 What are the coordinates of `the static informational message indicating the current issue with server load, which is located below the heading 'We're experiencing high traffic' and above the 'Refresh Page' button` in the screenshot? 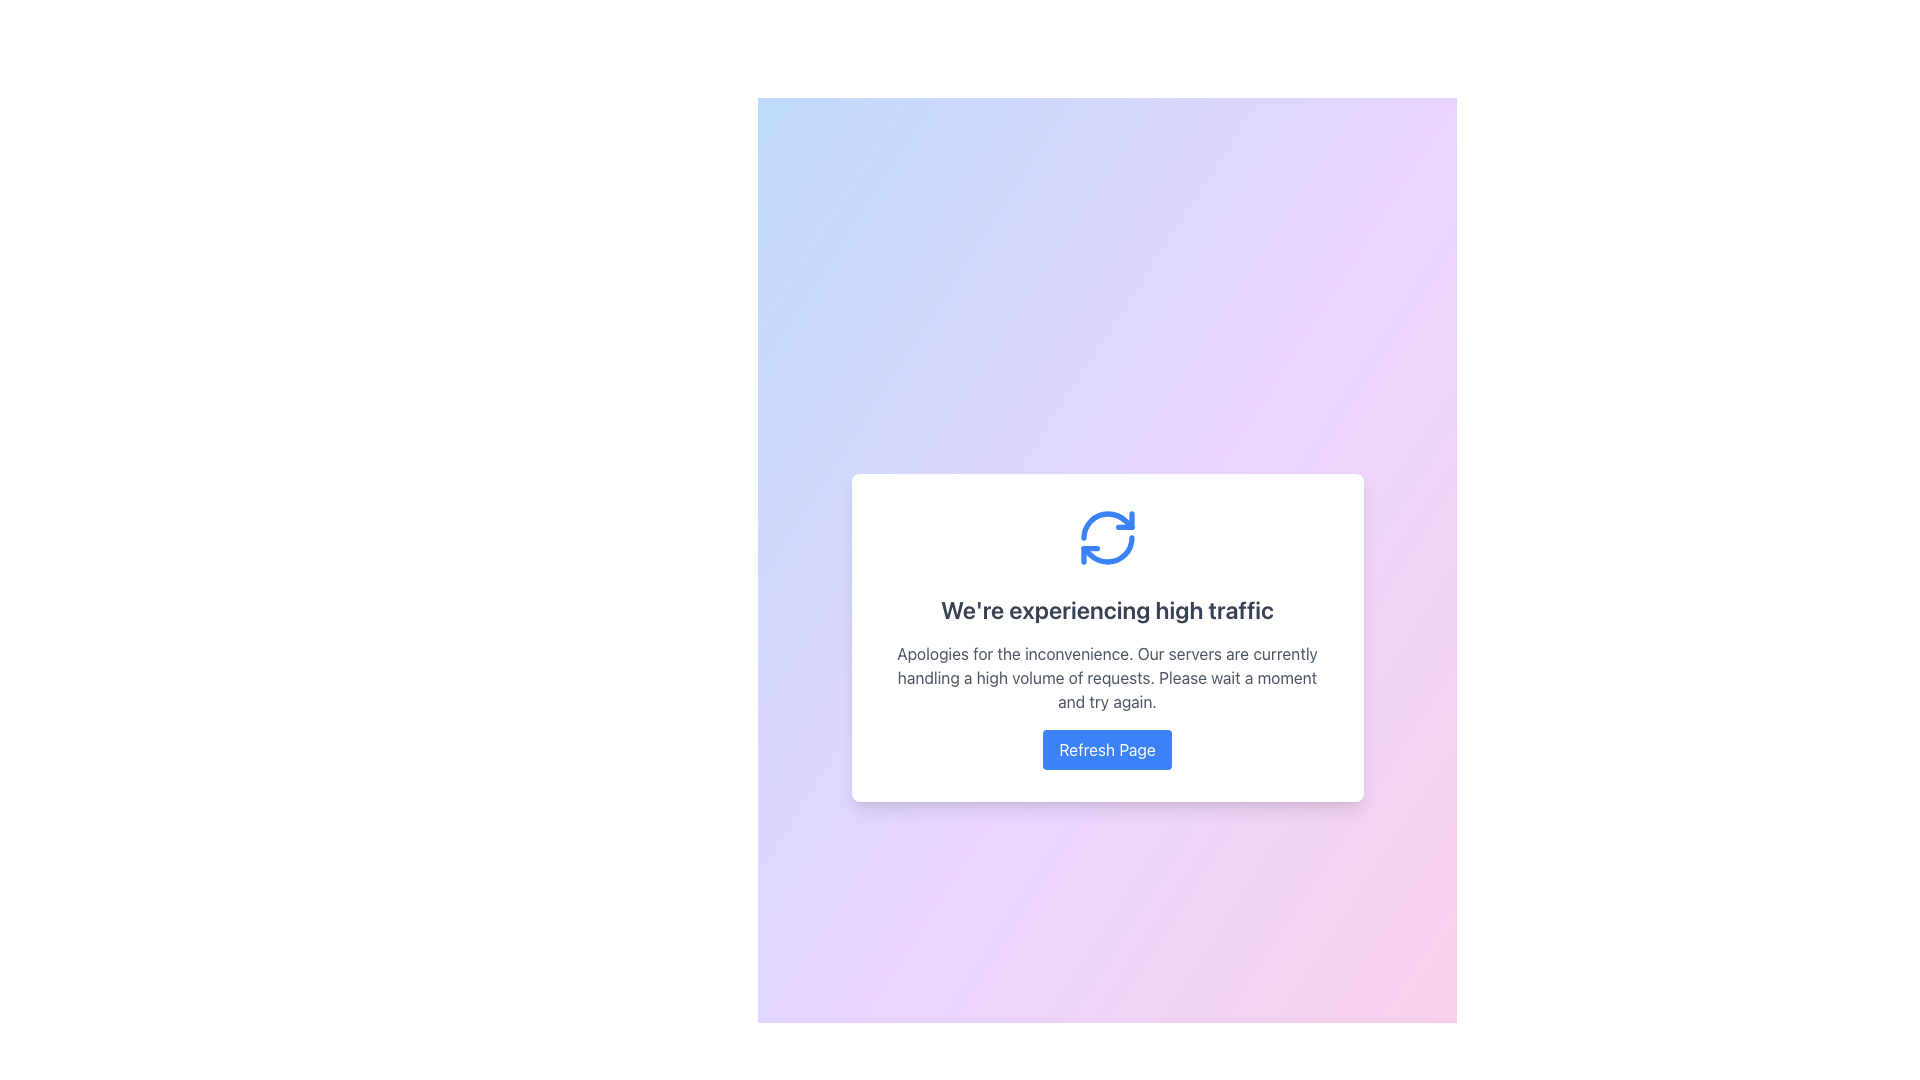 It's located at (1106, 677).